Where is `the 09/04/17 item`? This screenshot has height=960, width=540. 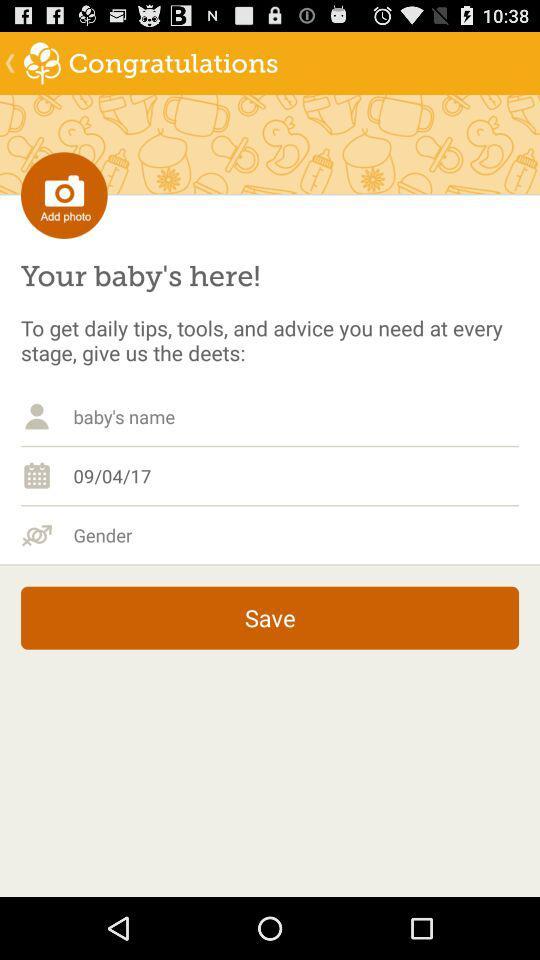
the 09/04/17 item is located at coordinates (295, 475).